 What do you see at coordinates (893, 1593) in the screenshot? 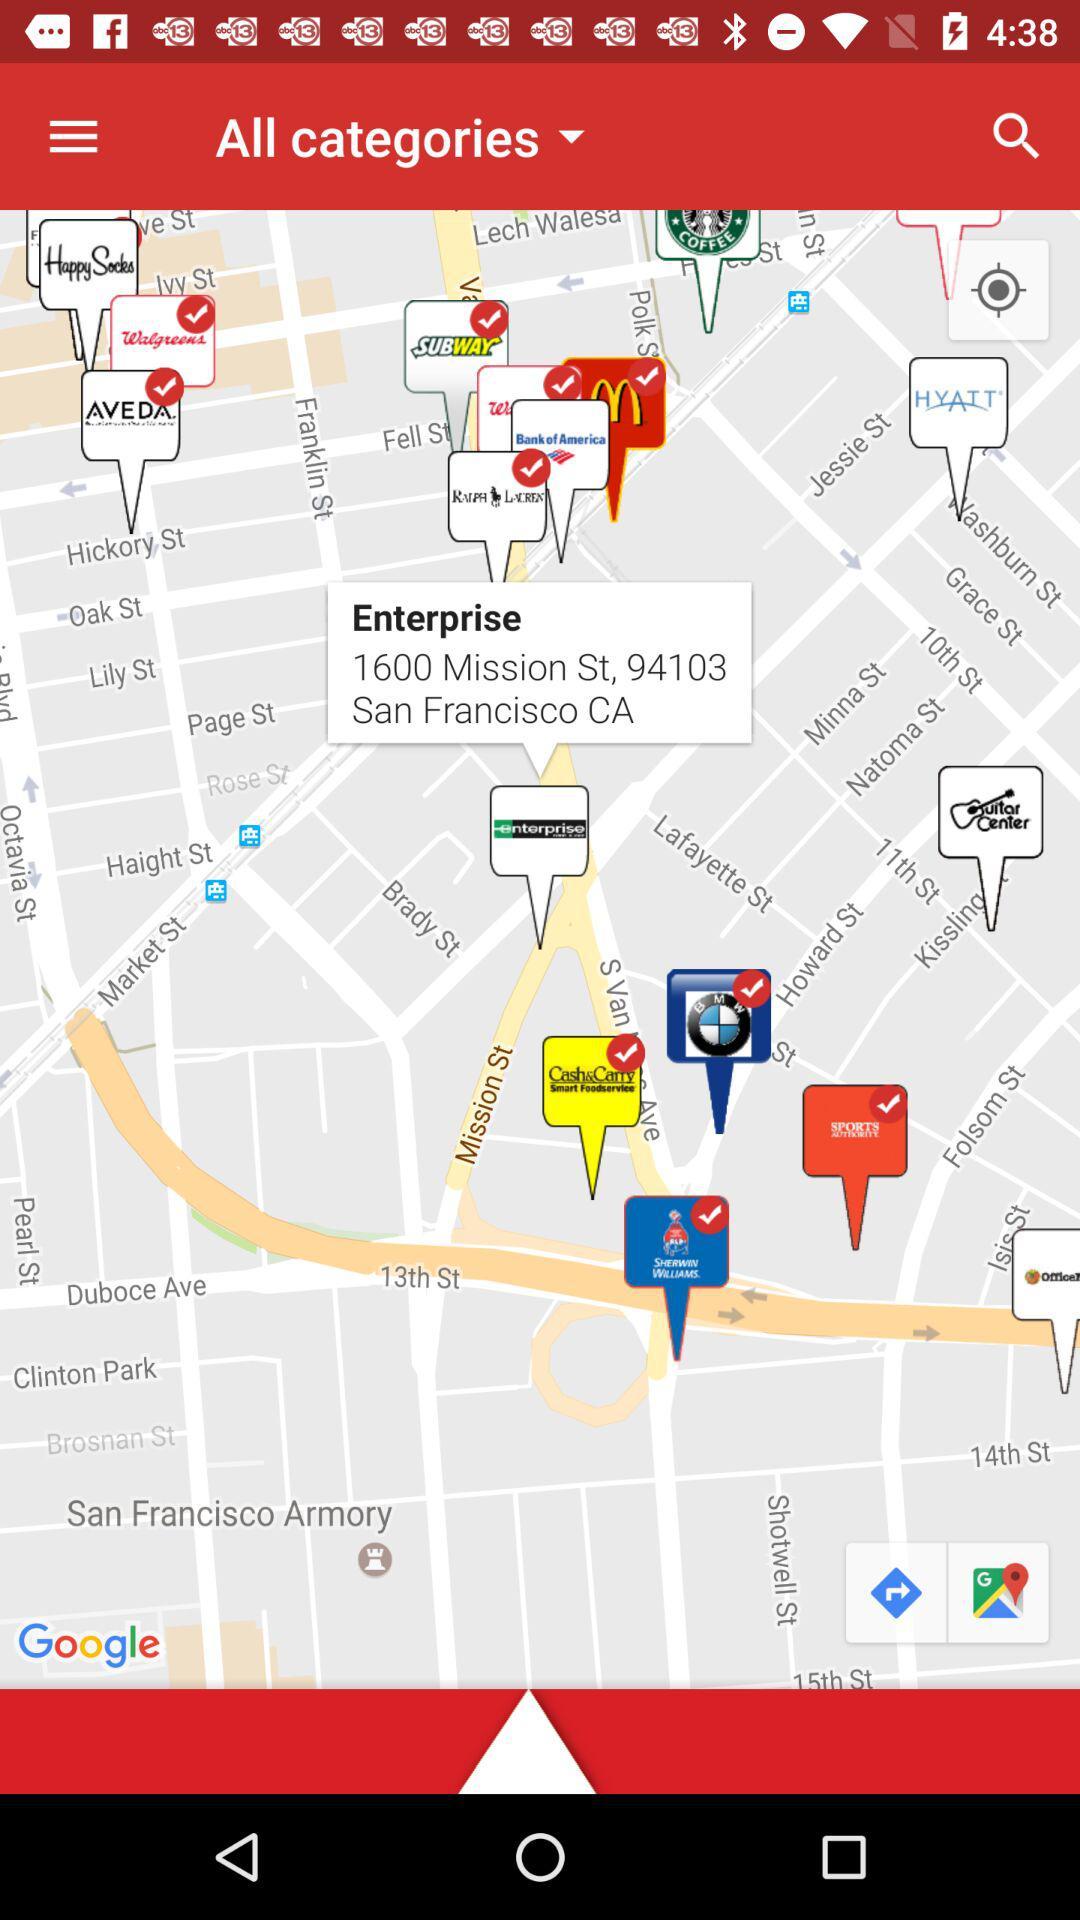
I see `the redo icon` at bounding box center [893, 1593].